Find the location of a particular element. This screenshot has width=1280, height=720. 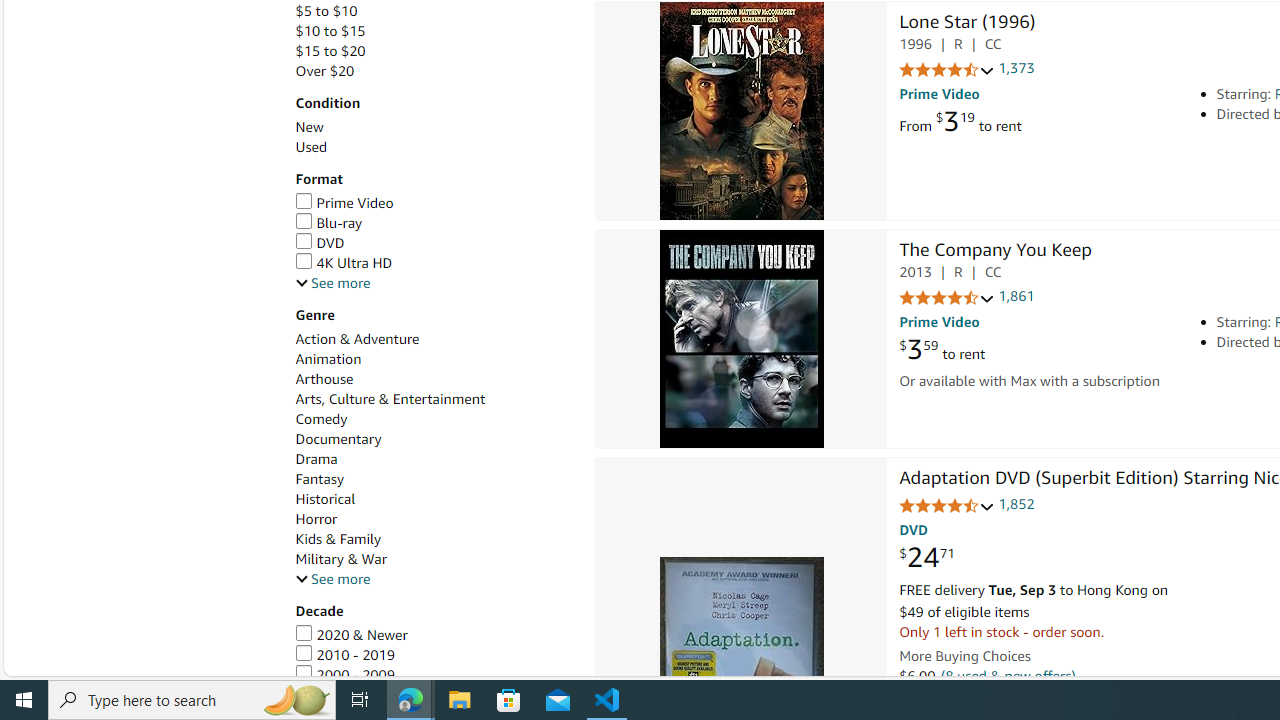

'Fantasy' is located at coordinates (320, 479).